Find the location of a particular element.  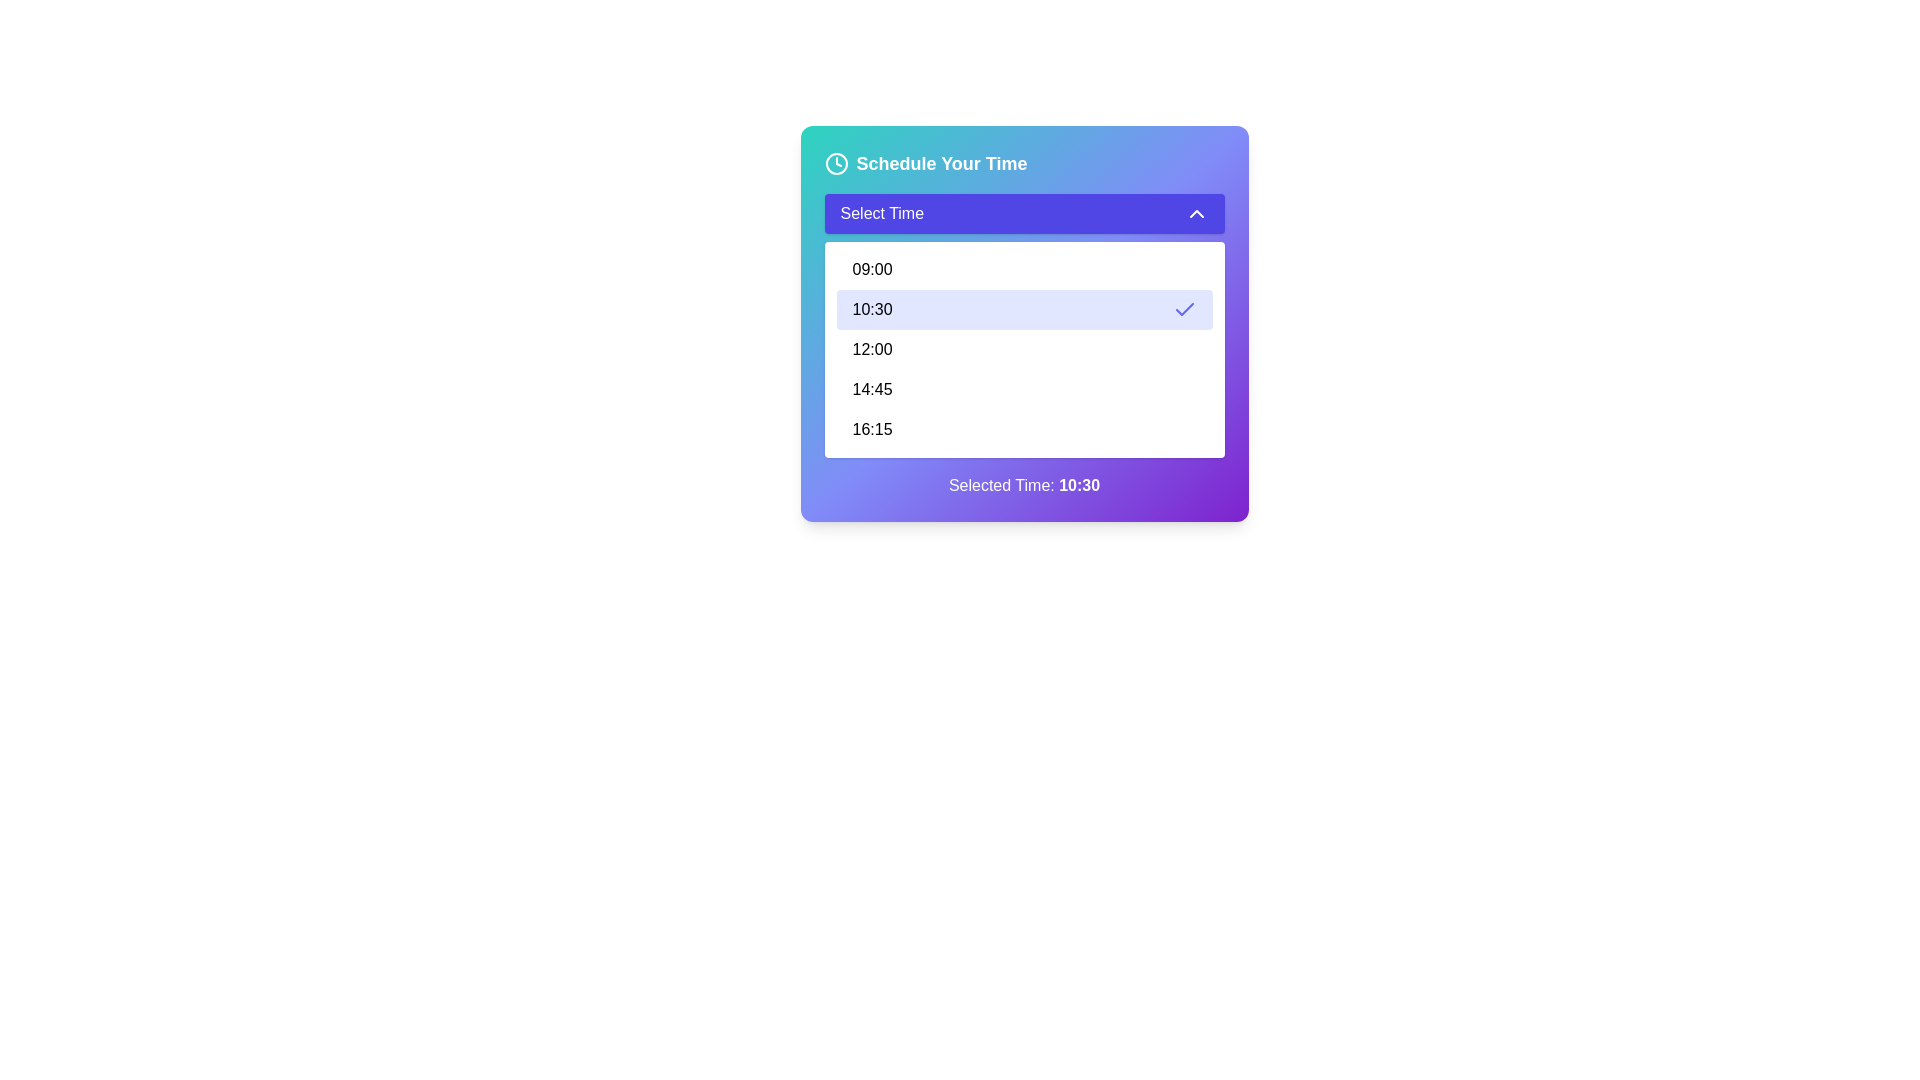

the Dropdown button labeled 'Select Time' is located at coordinates (1024, 213).